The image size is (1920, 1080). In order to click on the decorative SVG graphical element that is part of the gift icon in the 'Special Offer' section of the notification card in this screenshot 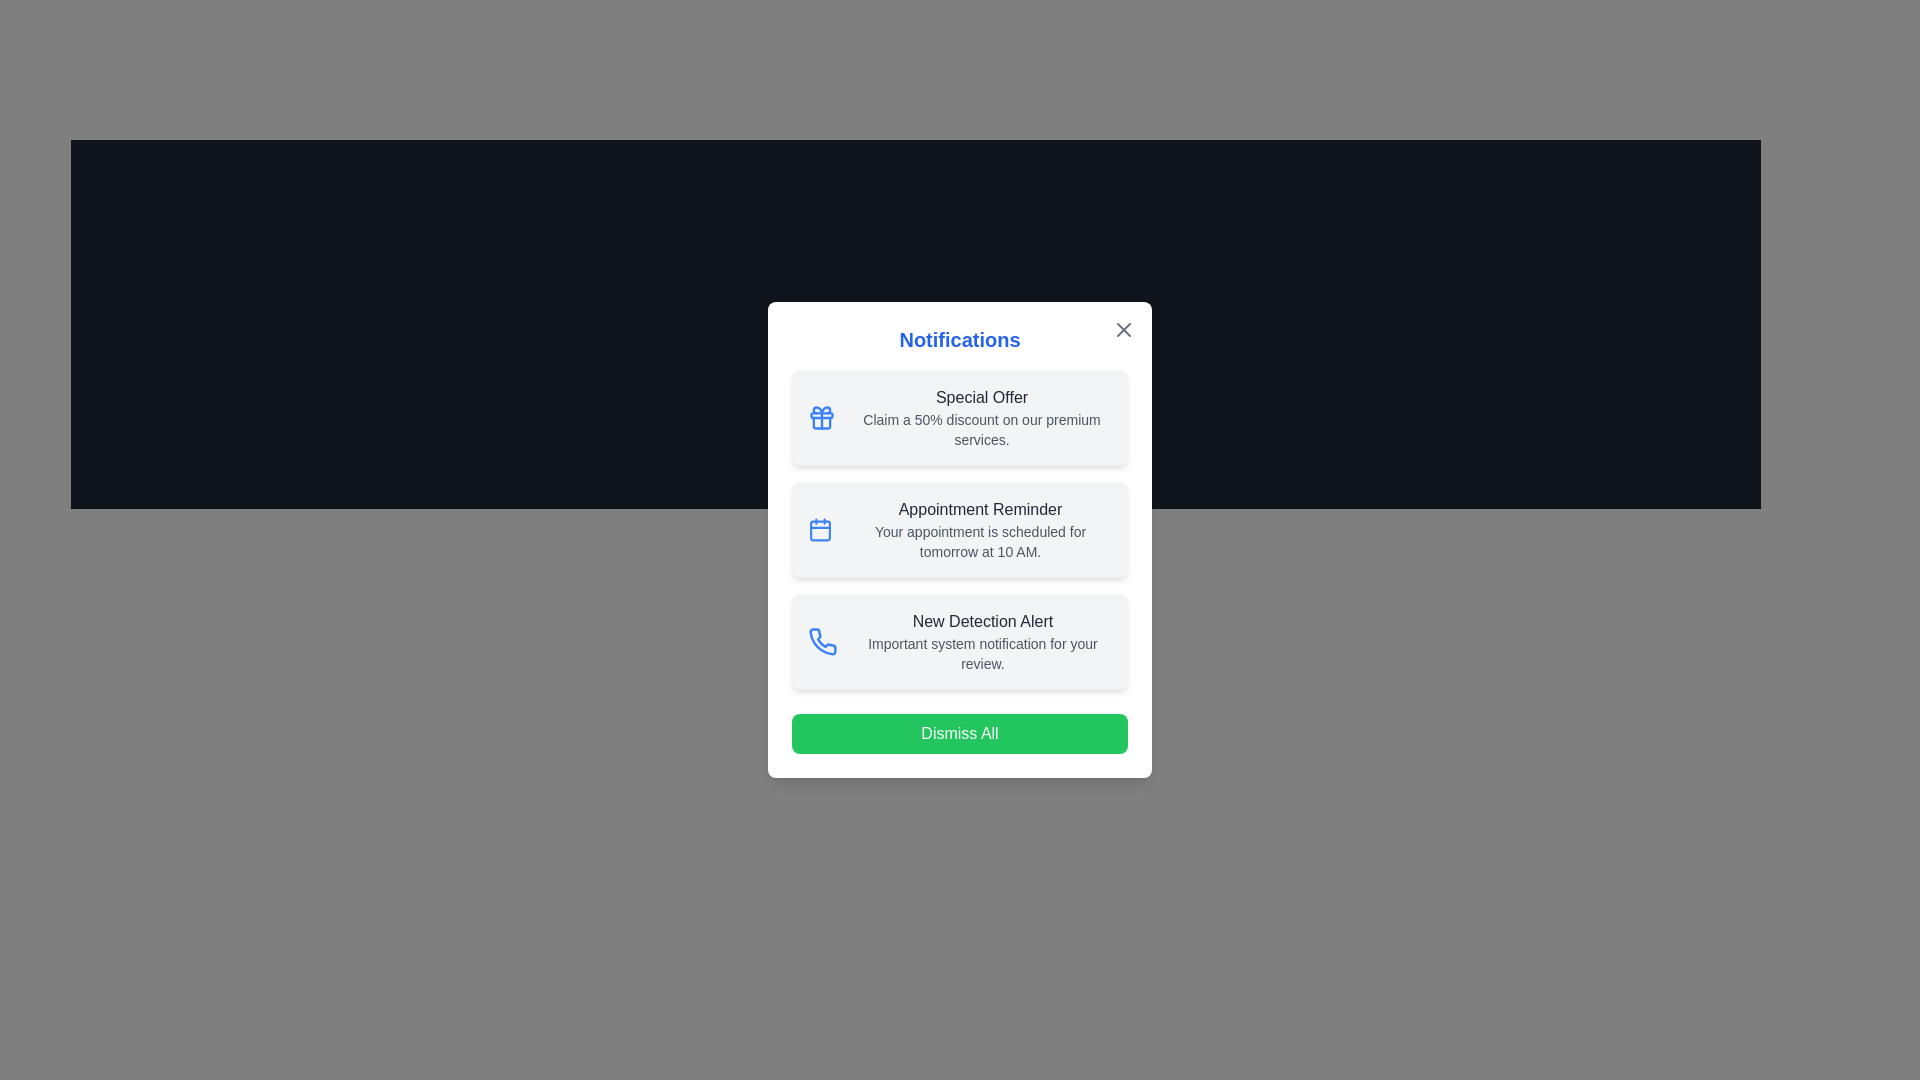, I will do `click(821, 422)`.